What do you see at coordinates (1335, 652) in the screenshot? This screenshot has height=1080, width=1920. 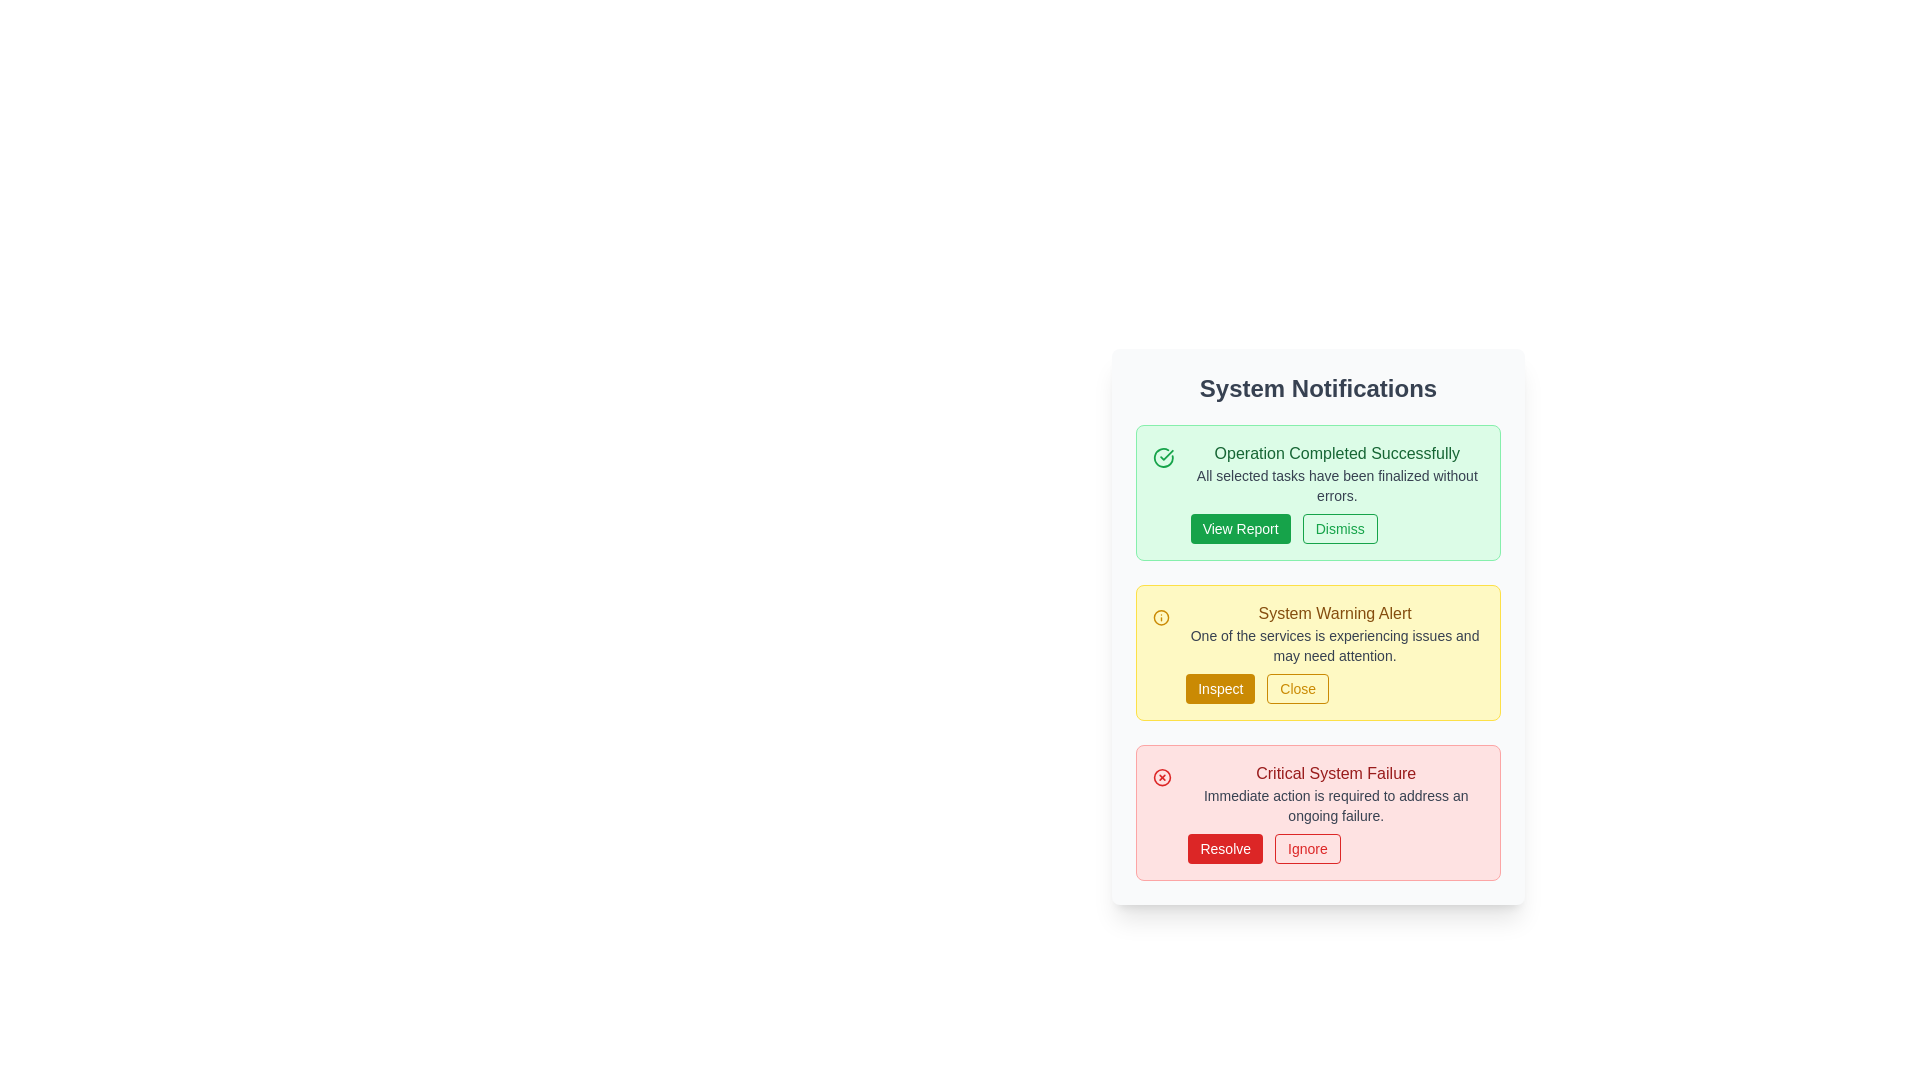 I see `the Notification component with the text 'System Warning Alert'` at bounding box center [1335, 652].